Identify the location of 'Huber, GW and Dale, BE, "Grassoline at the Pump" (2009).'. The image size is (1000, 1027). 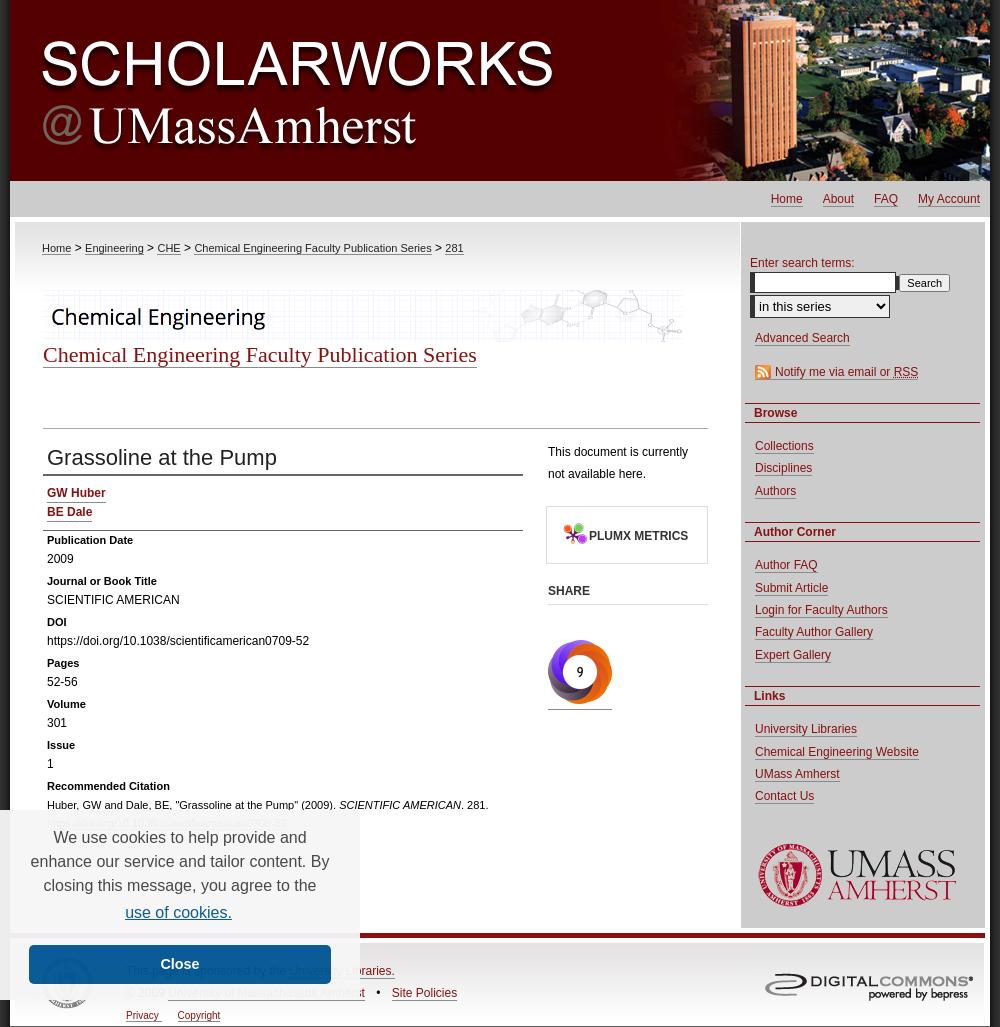
(192, 804).